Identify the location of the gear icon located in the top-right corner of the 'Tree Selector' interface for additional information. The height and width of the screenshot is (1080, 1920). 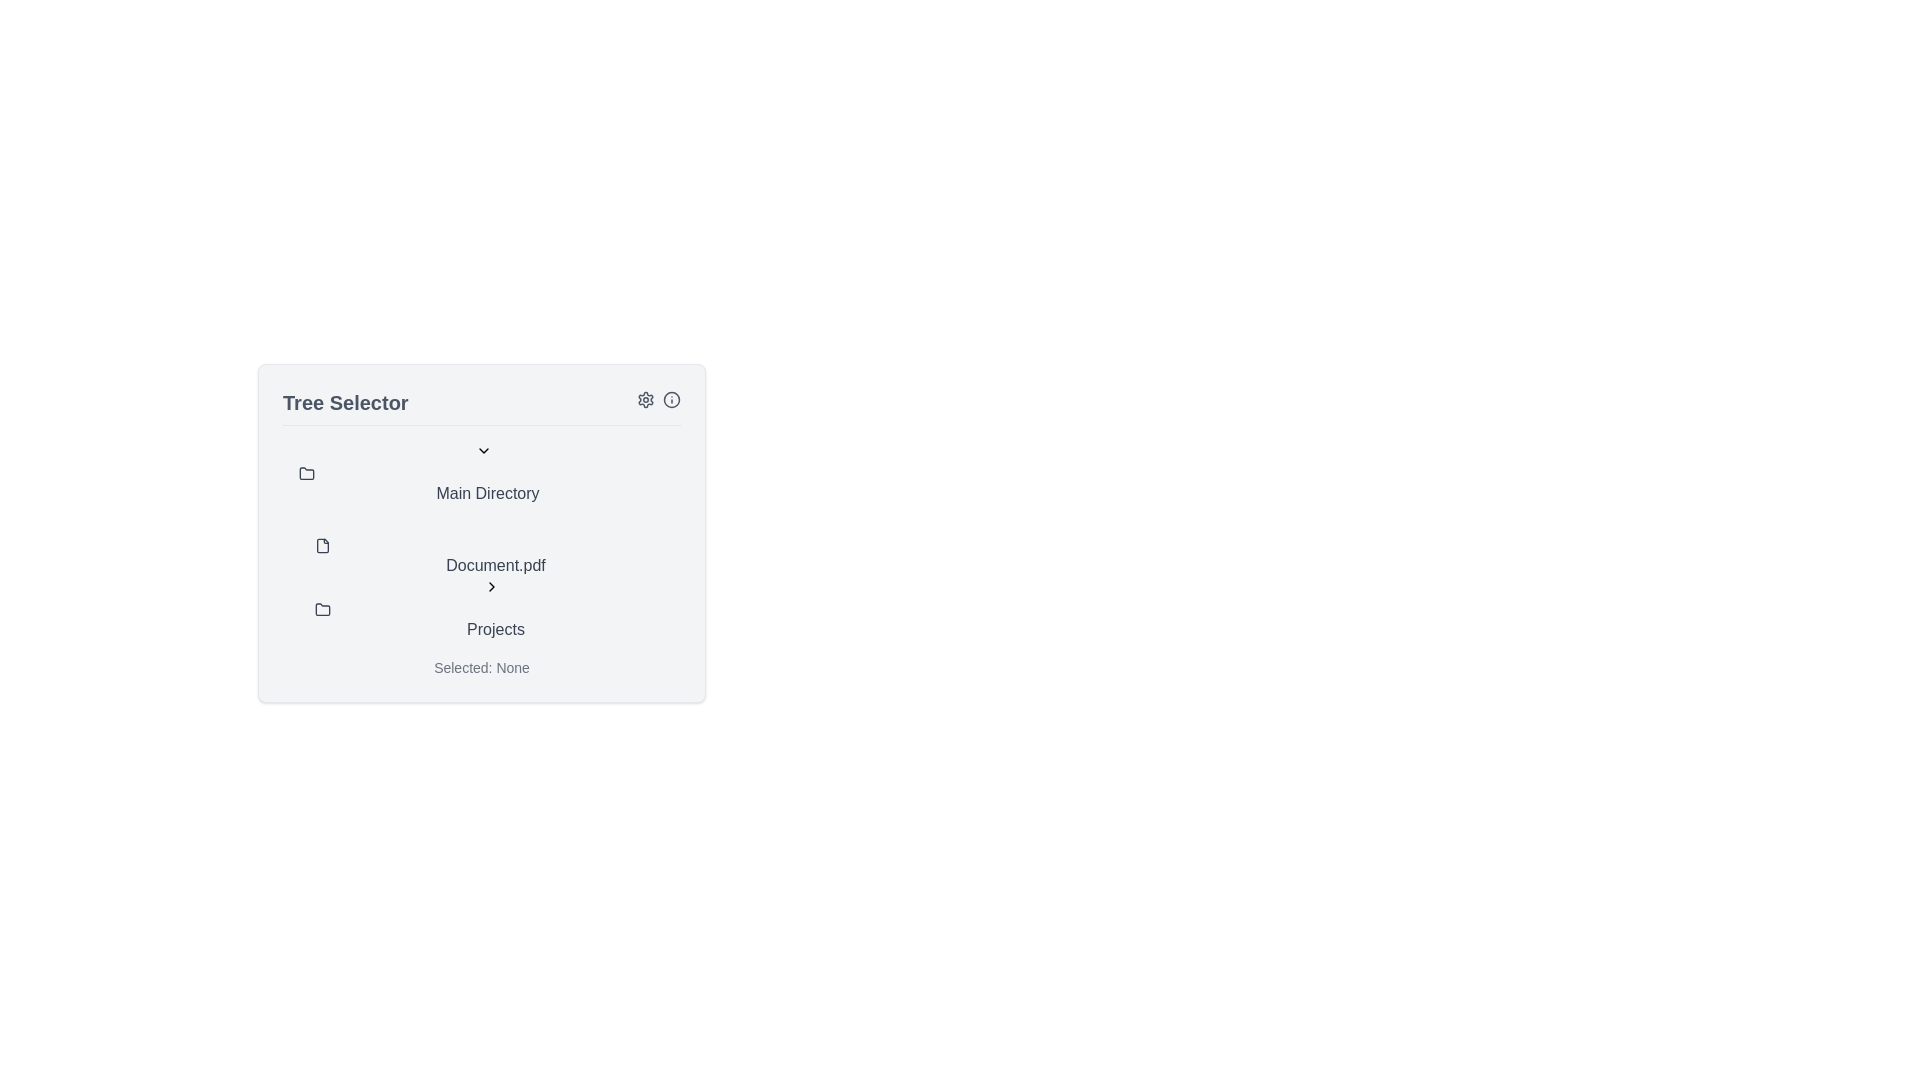
(646, 398).